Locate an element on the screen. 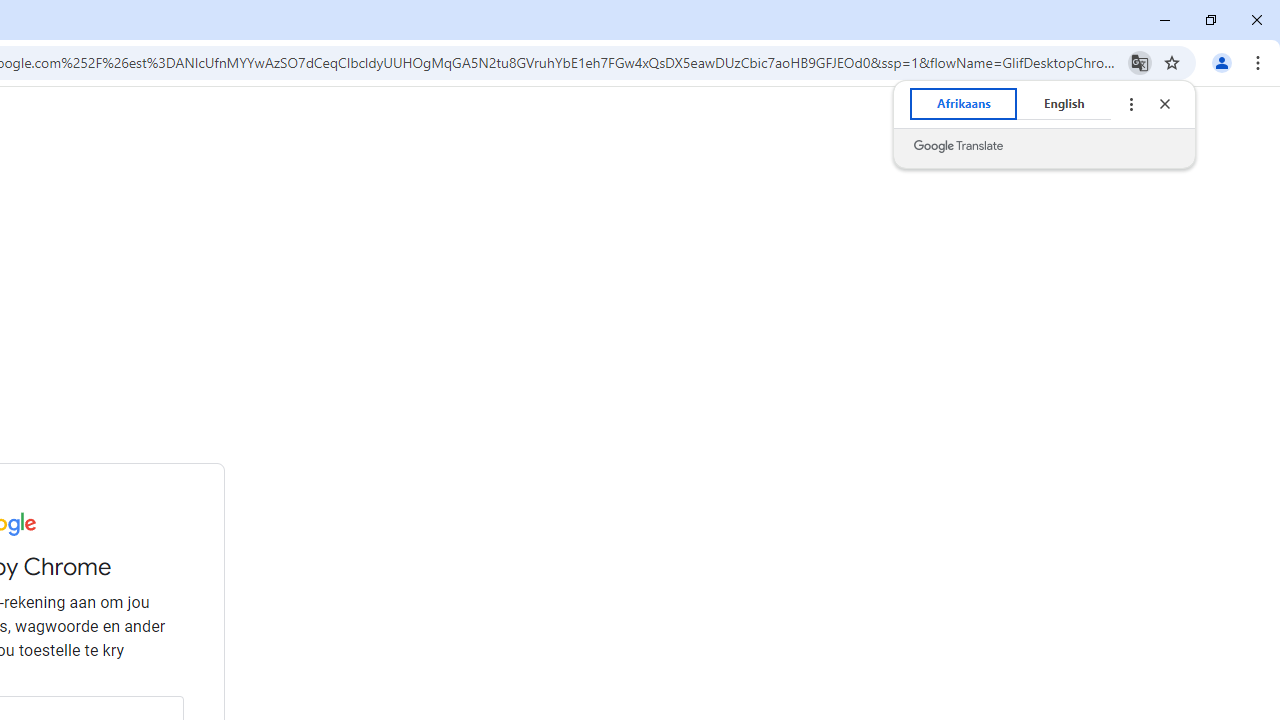 The height and width of the screenshot is (720, 1280). 'Translate this page' is located at coordinates (1139, 61).